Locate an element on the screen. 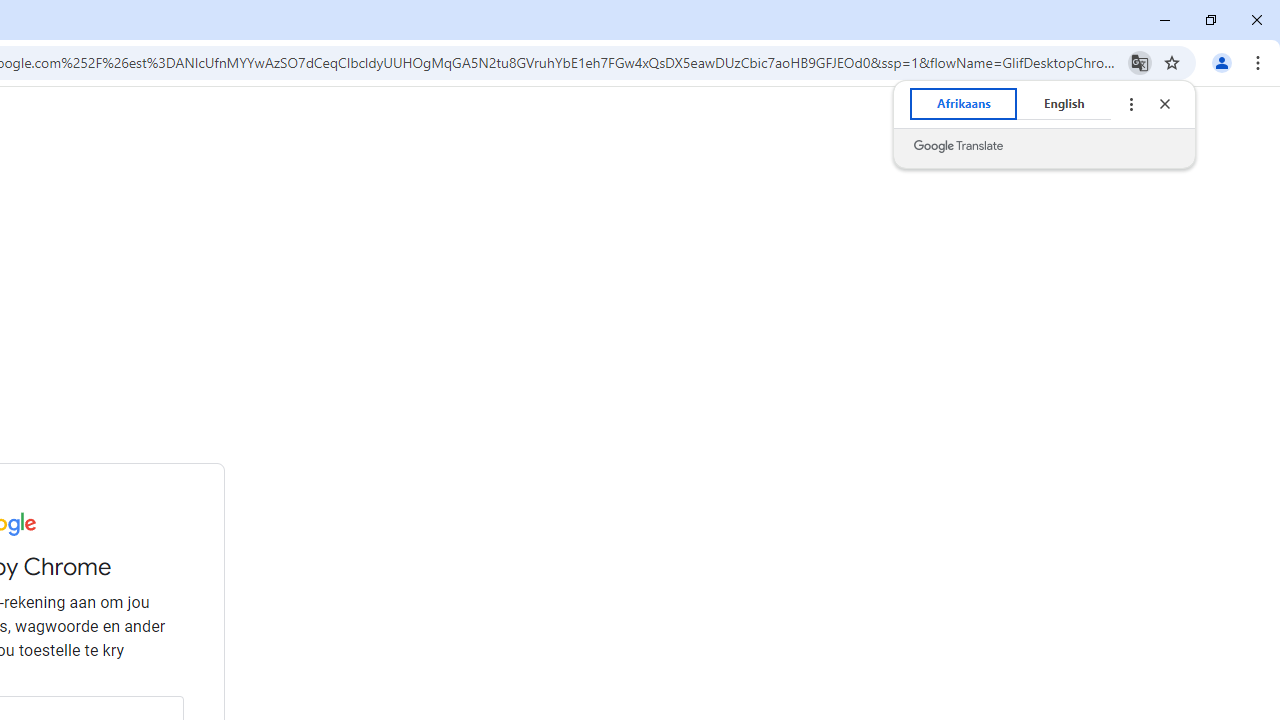 The height and width of the screenshot is (720, 1280). 'Translate this page' is located at coordinates (1139, 61).